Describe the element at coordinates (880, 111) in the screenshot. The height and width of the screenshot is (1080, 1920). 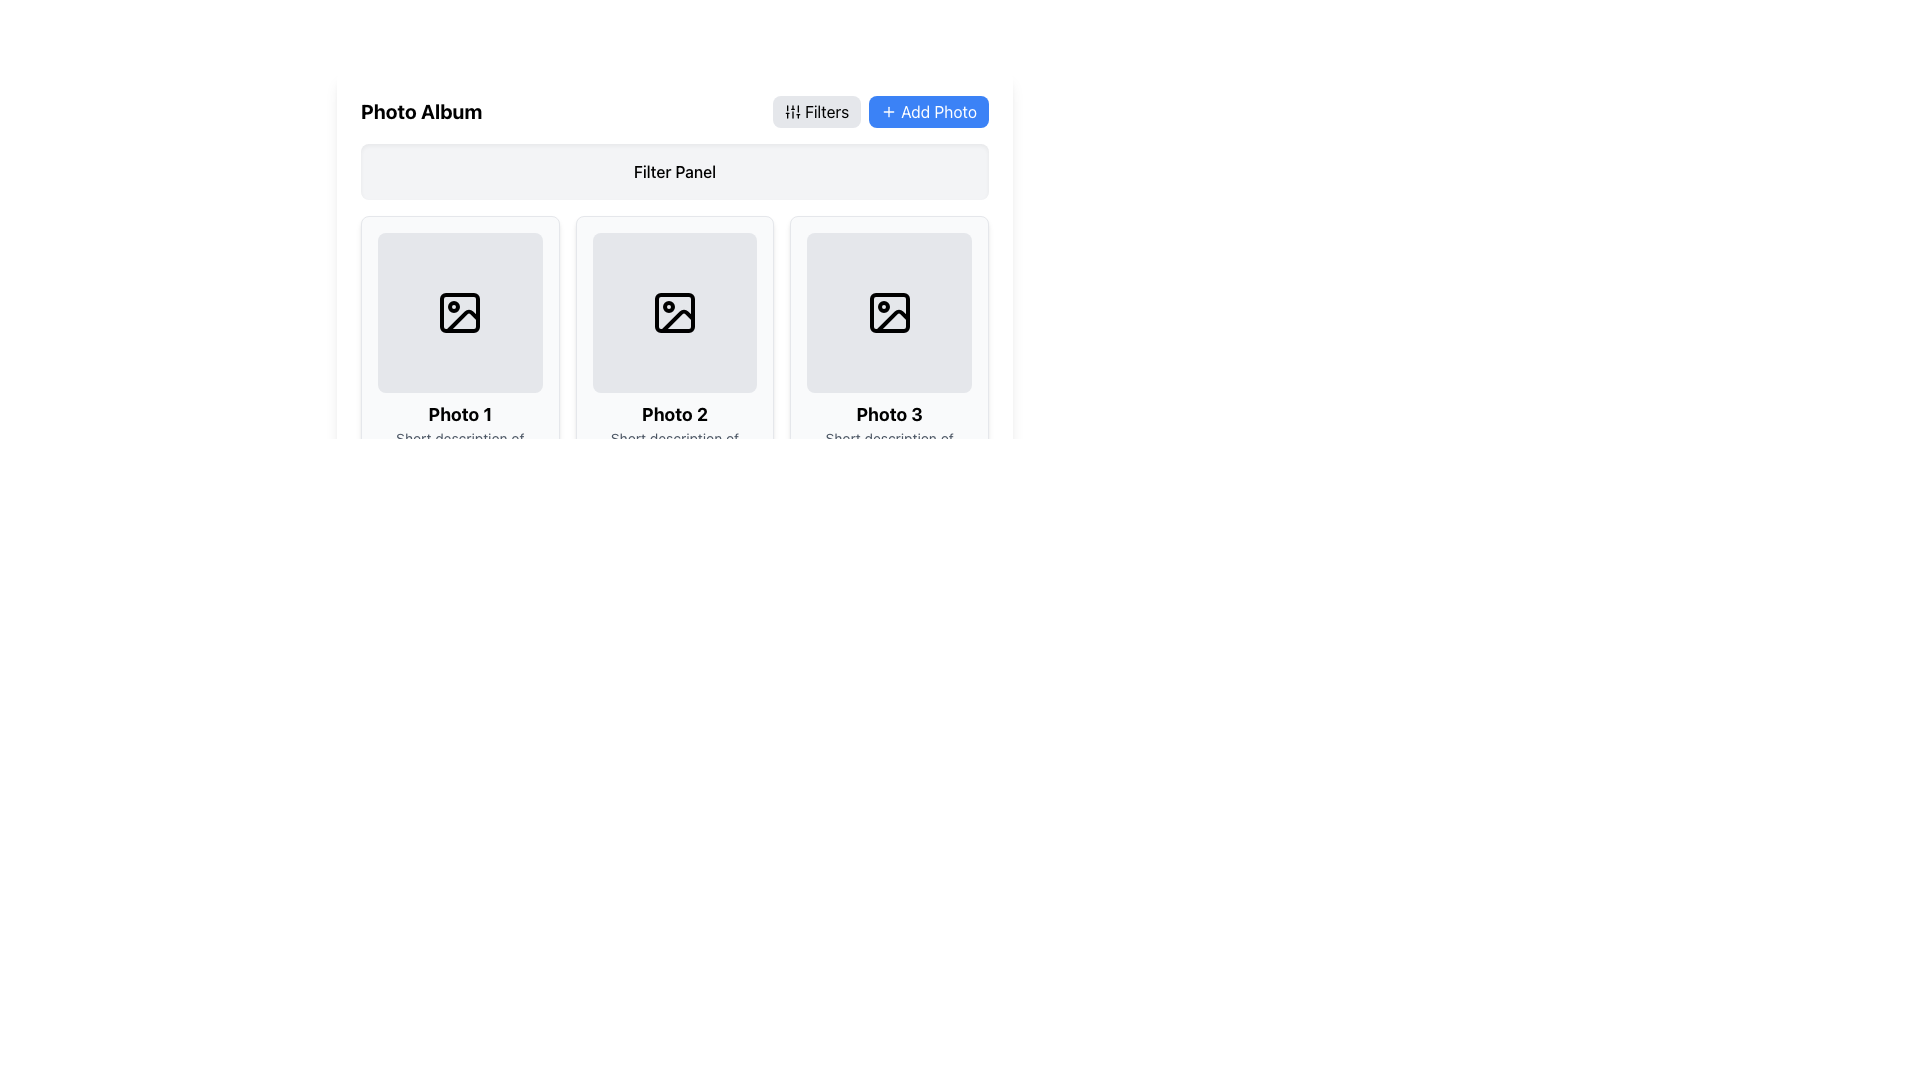
I see `the 'Add Photo' button located in the top-right section of the 'Photo Album' bar to upload a photo` at that location.